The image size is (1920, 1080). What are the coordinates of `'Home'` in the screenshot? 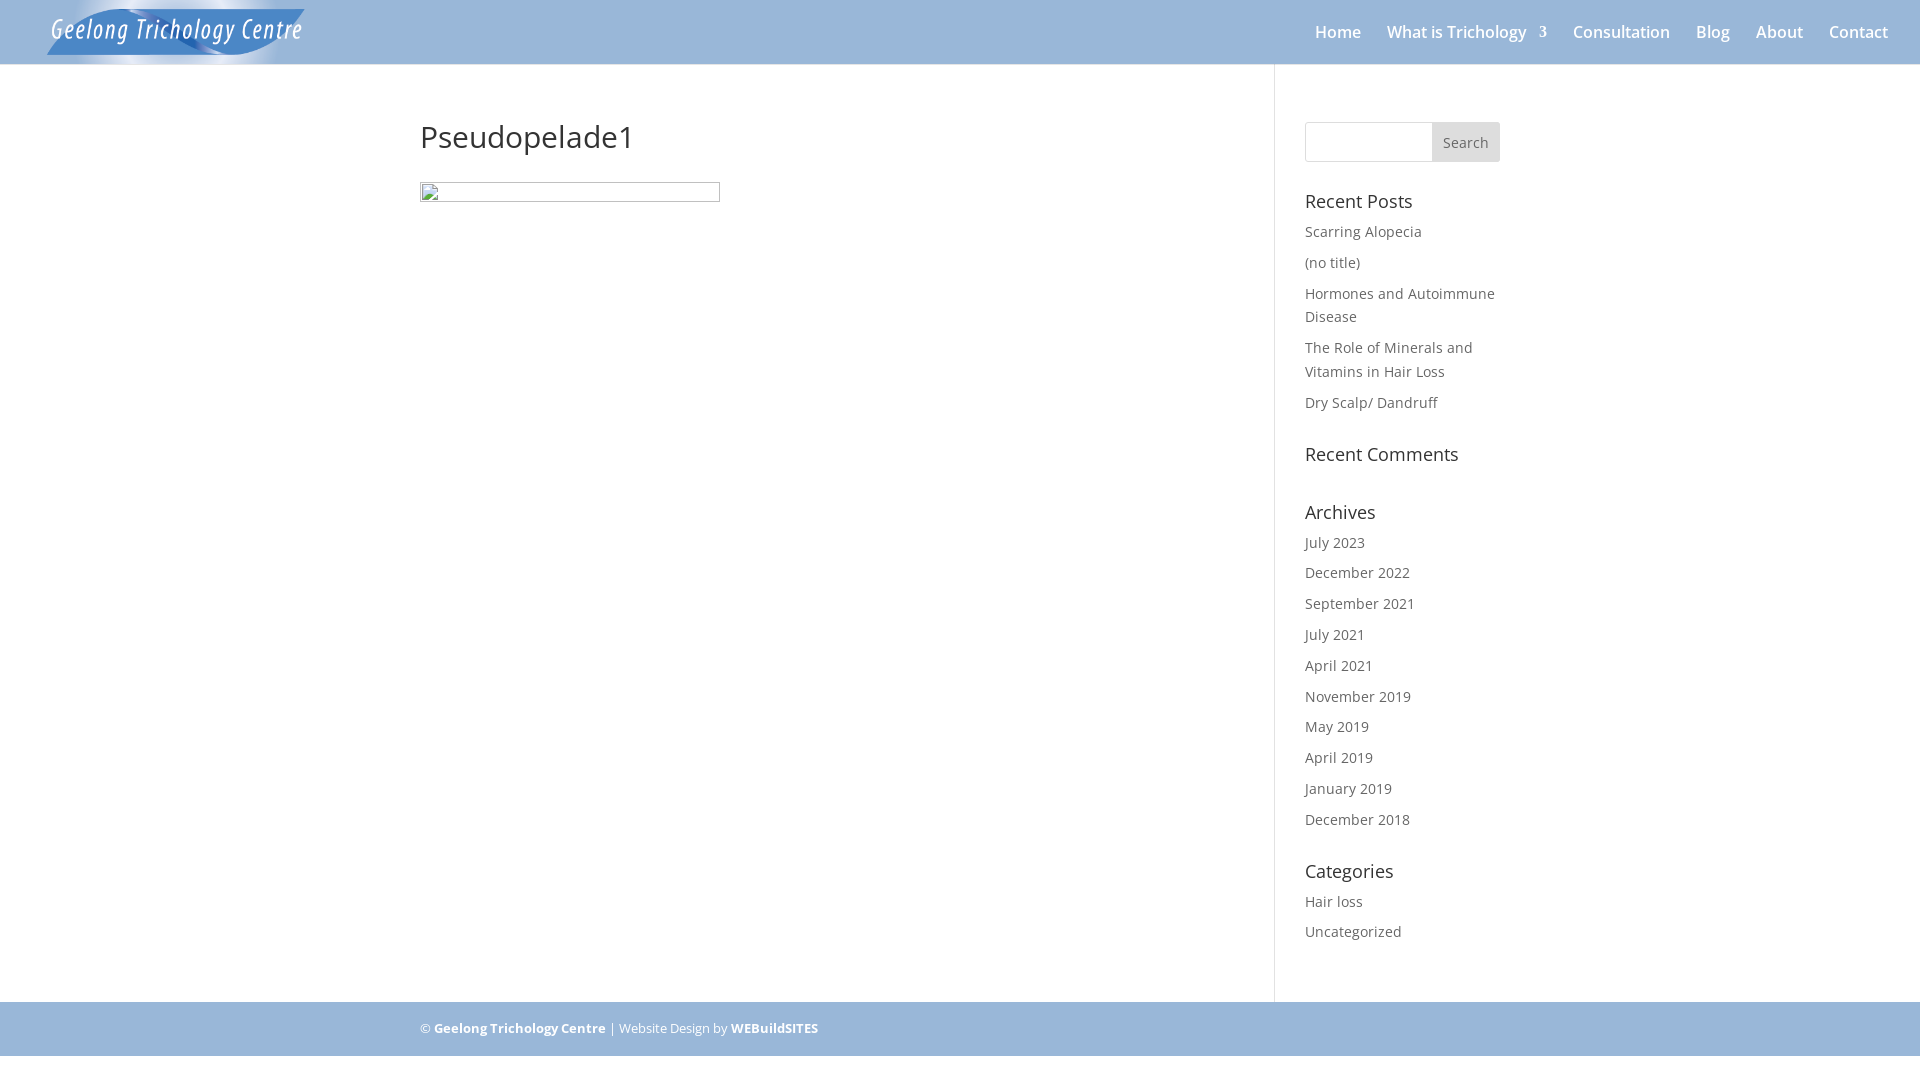 It's located at (1315, 44).